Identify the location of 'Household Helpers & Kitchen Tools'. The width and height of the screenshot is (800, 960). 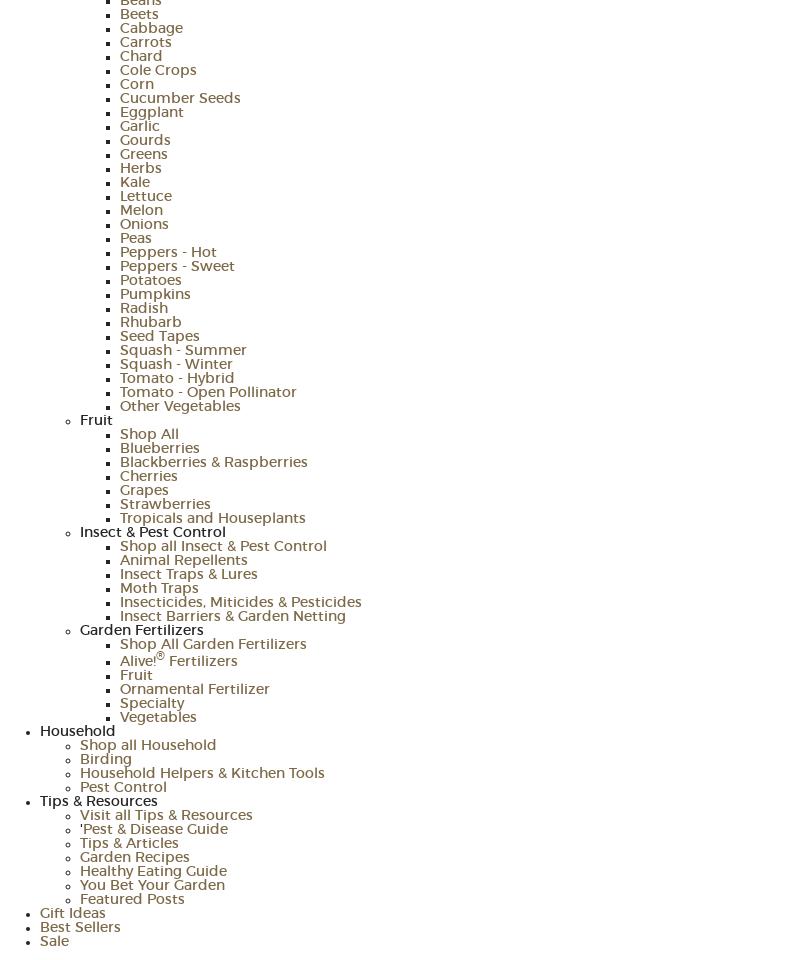
(80, 773).